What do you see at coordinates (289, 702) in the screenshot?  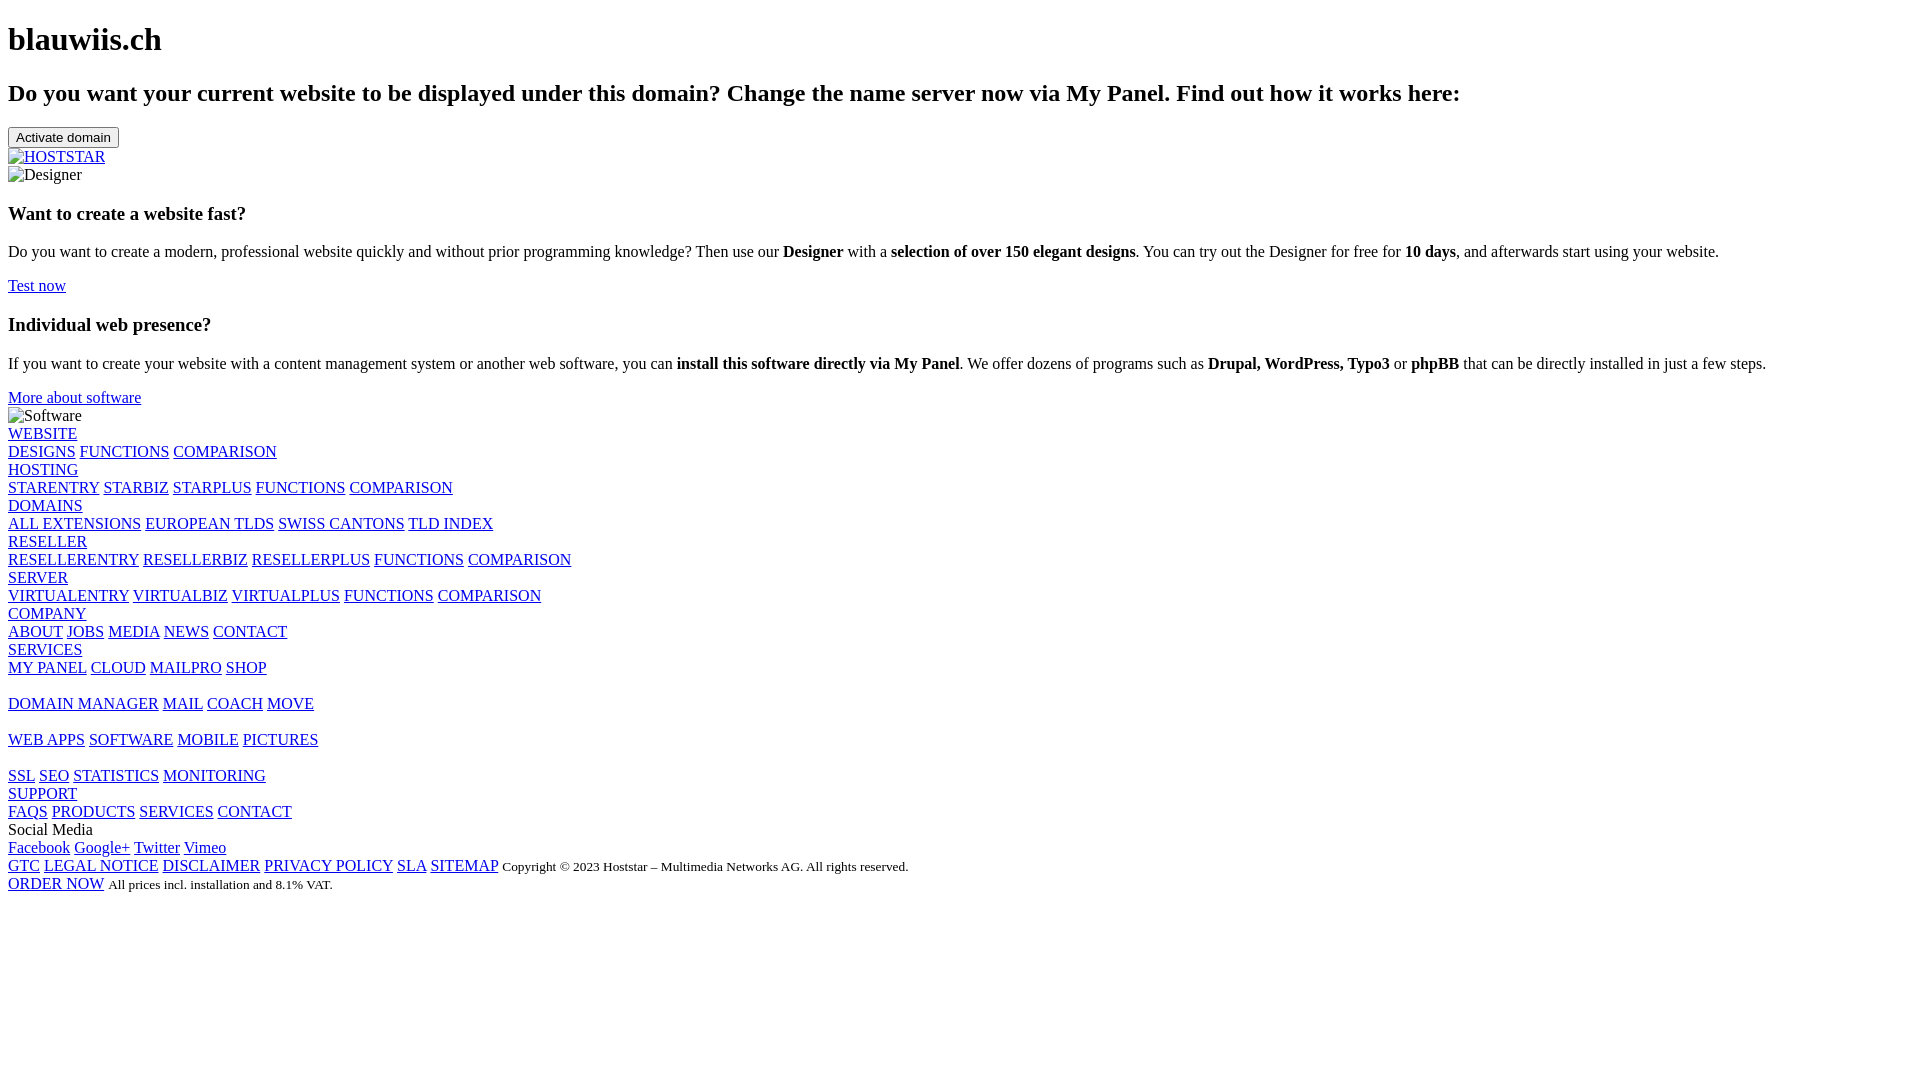 I see `'MOVE'` at bounding box center [289, 702].